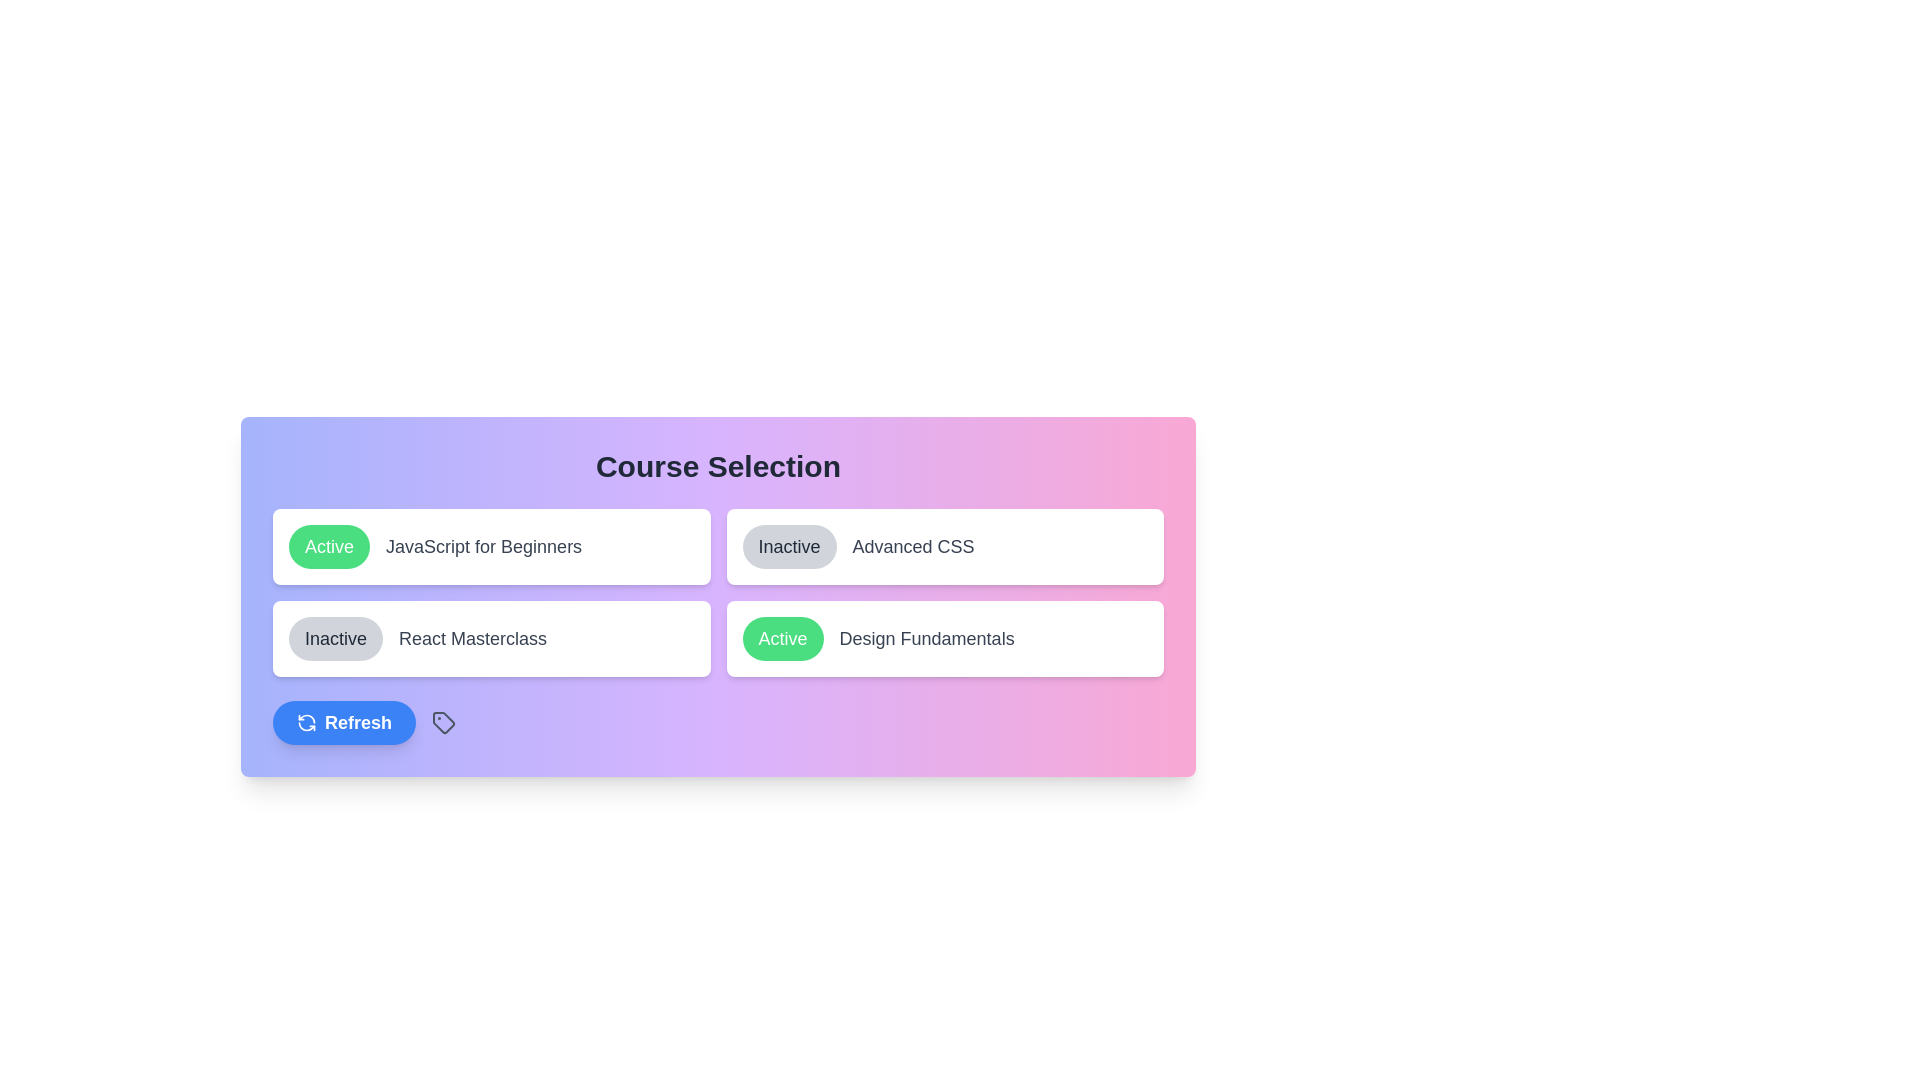 The width and height of the screenshot is (1920, 1080). What do you see at coordinates (491, 547) in the screenshot?
I see `the first card in the grid layout labeled 'JavaScript for Beginners', which features a green 'Active' button and is located directly under the title 'Course Selection'` at bounding box center [491, 547].